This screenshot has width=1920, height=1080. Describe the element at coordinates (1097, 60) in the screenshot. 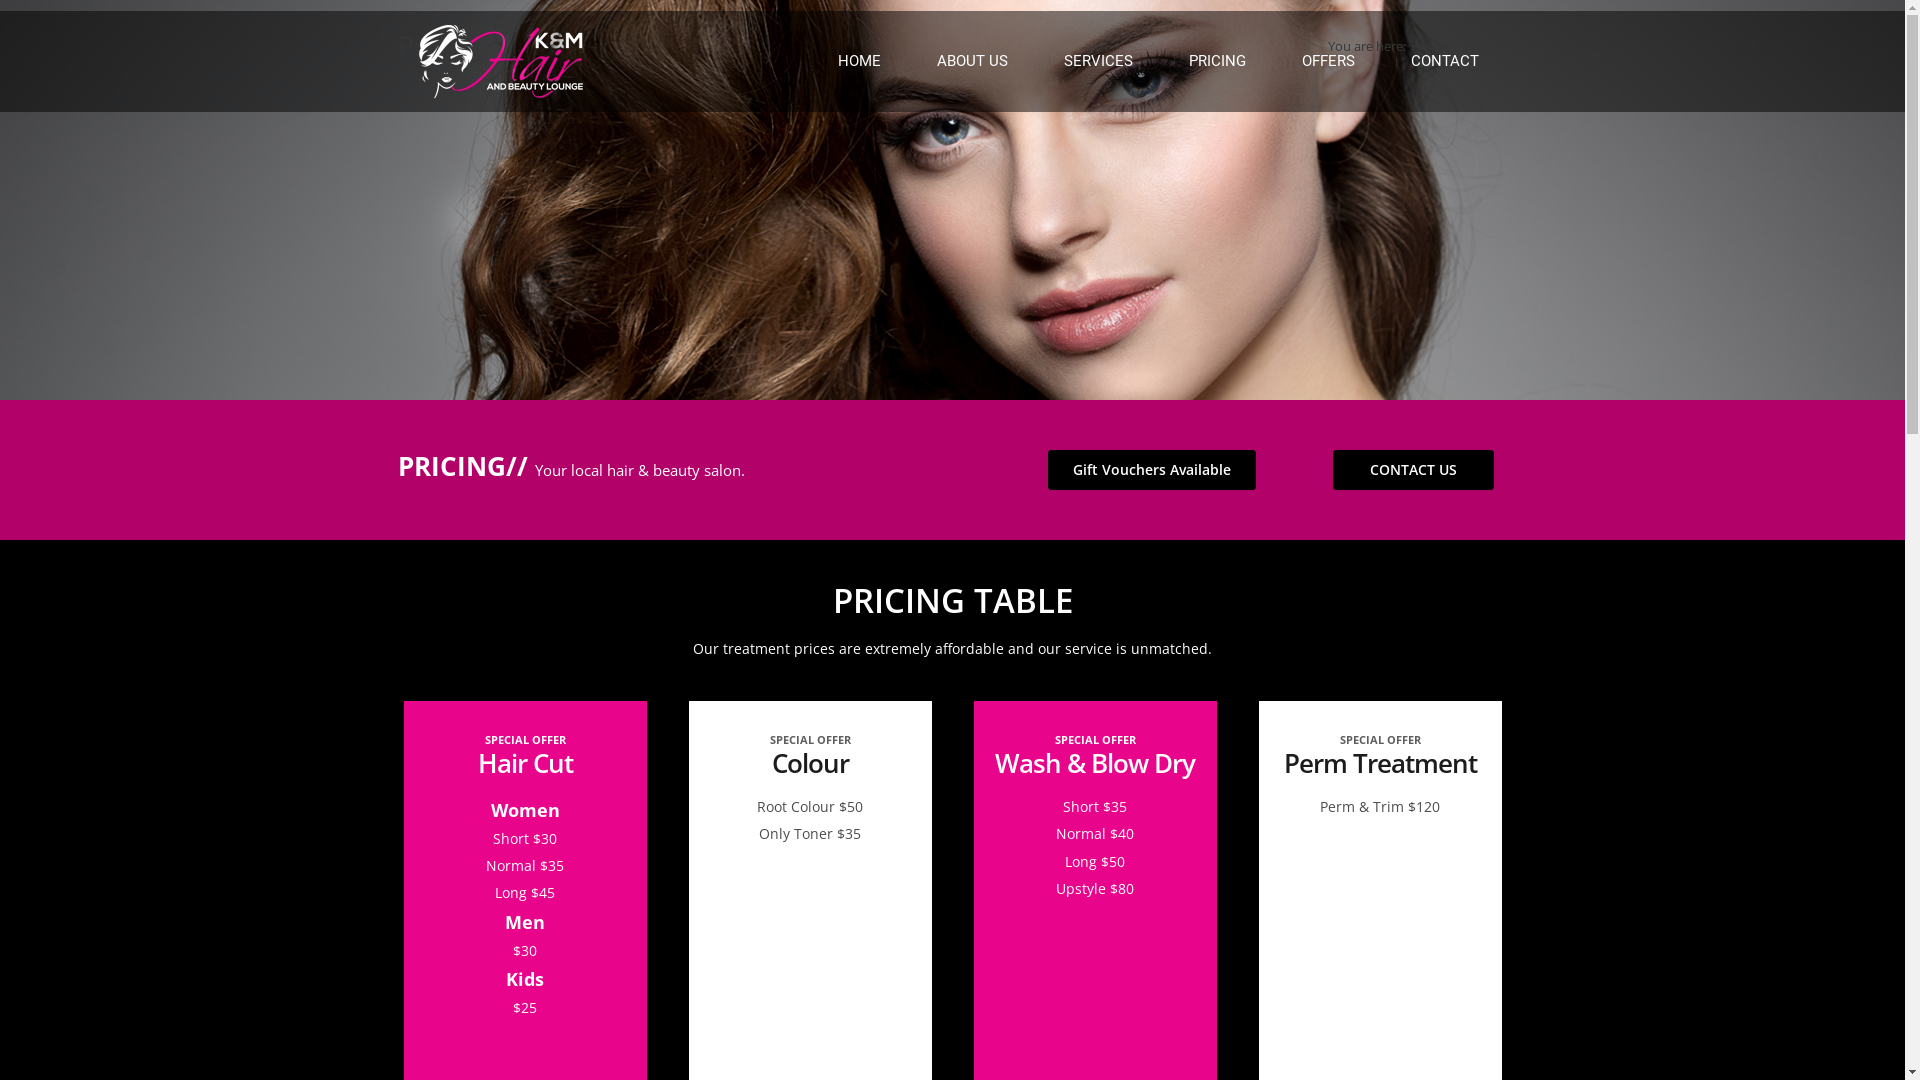

I see `'SERVICES'` at that location.